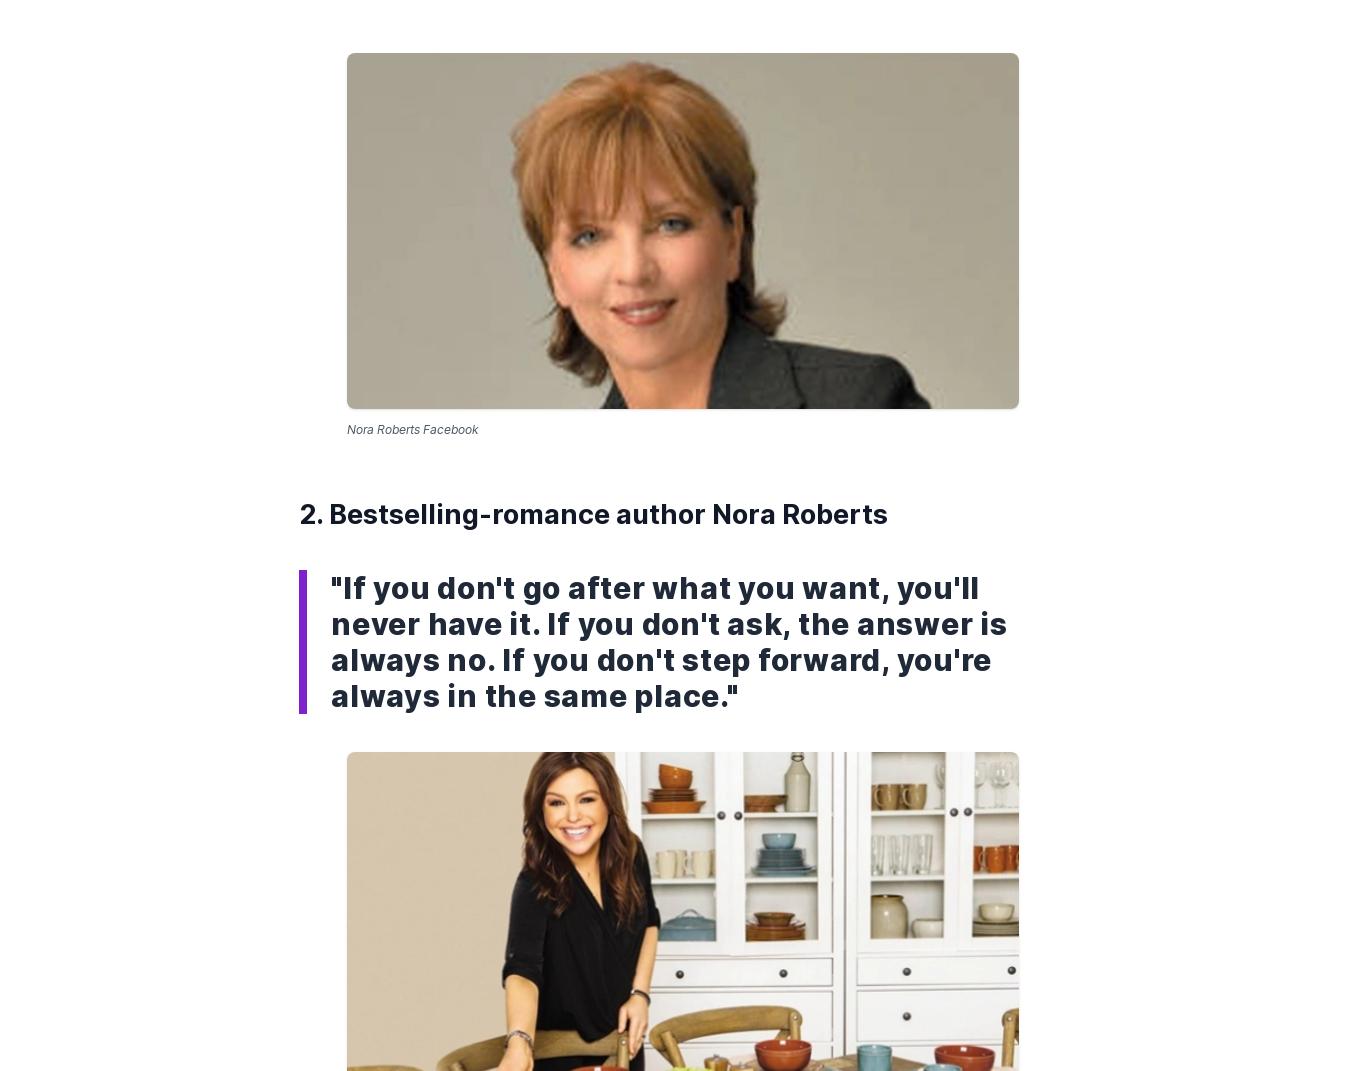 Image resolution: width=1366 pixels, height=1071 pixels. I want to click on 'We'll be in your inbox every morning Monday-Saturday with all the day’s top business news, inspiring stories, best advice and exclusive reporting from Entrepreneur.', so click(416, 473).